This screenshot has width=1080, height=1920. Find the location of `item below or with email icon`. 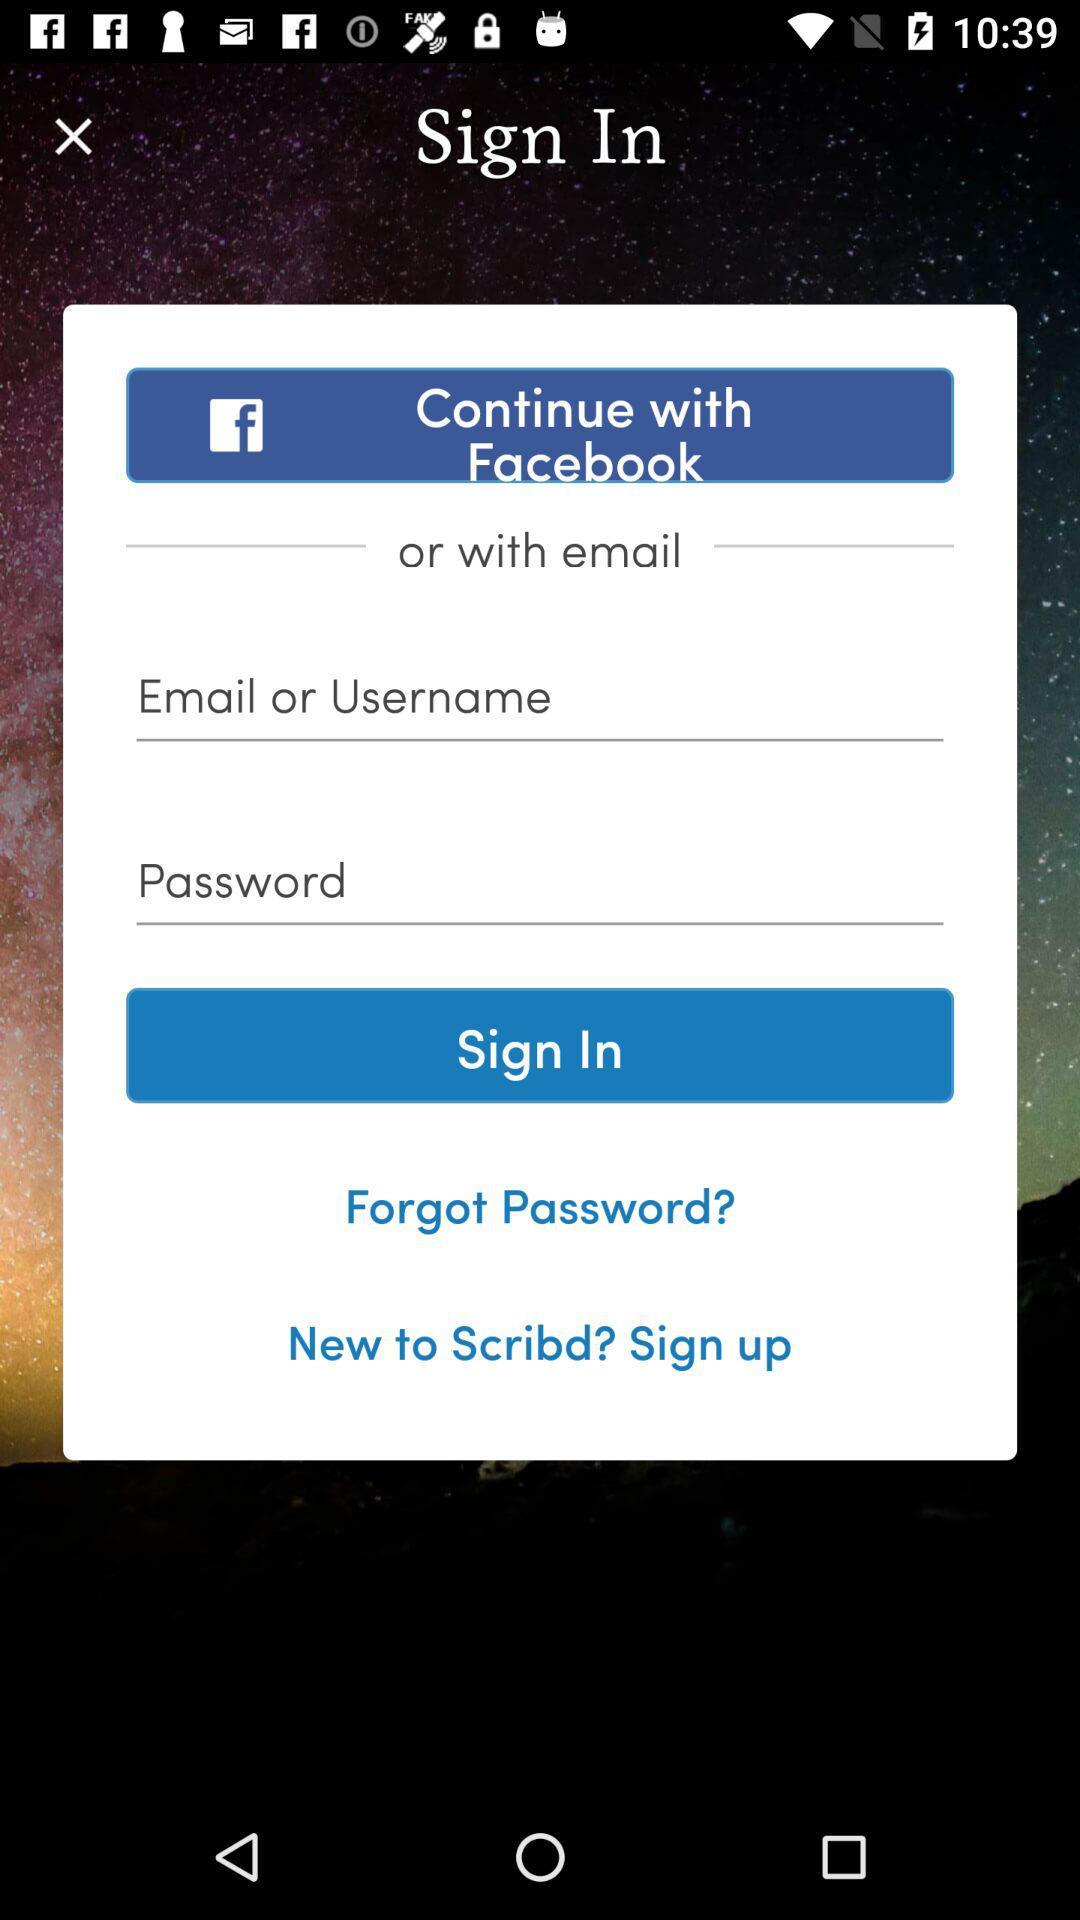

item below or with email icon is located at coordinates (540, 701).